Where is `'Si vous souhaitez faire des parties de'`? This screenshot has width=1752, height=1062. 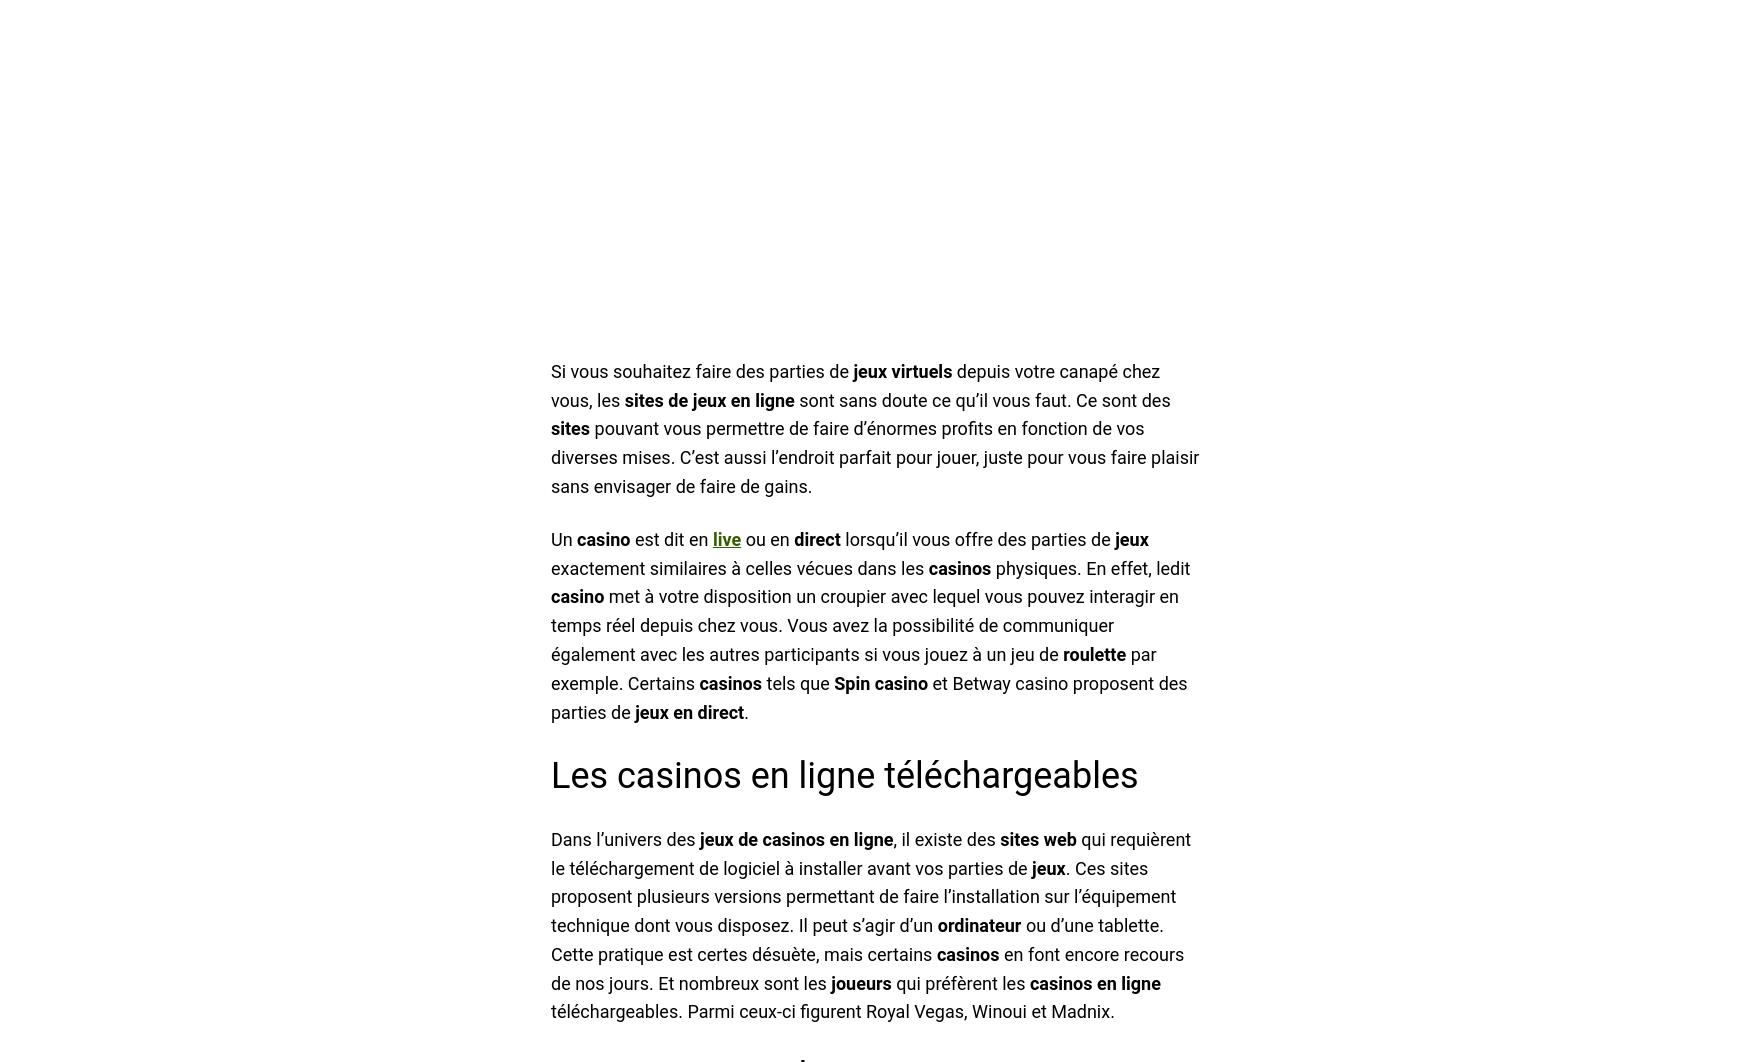
'Si vous souhaitez faire des parties de' is located at coordinates (550, 369).